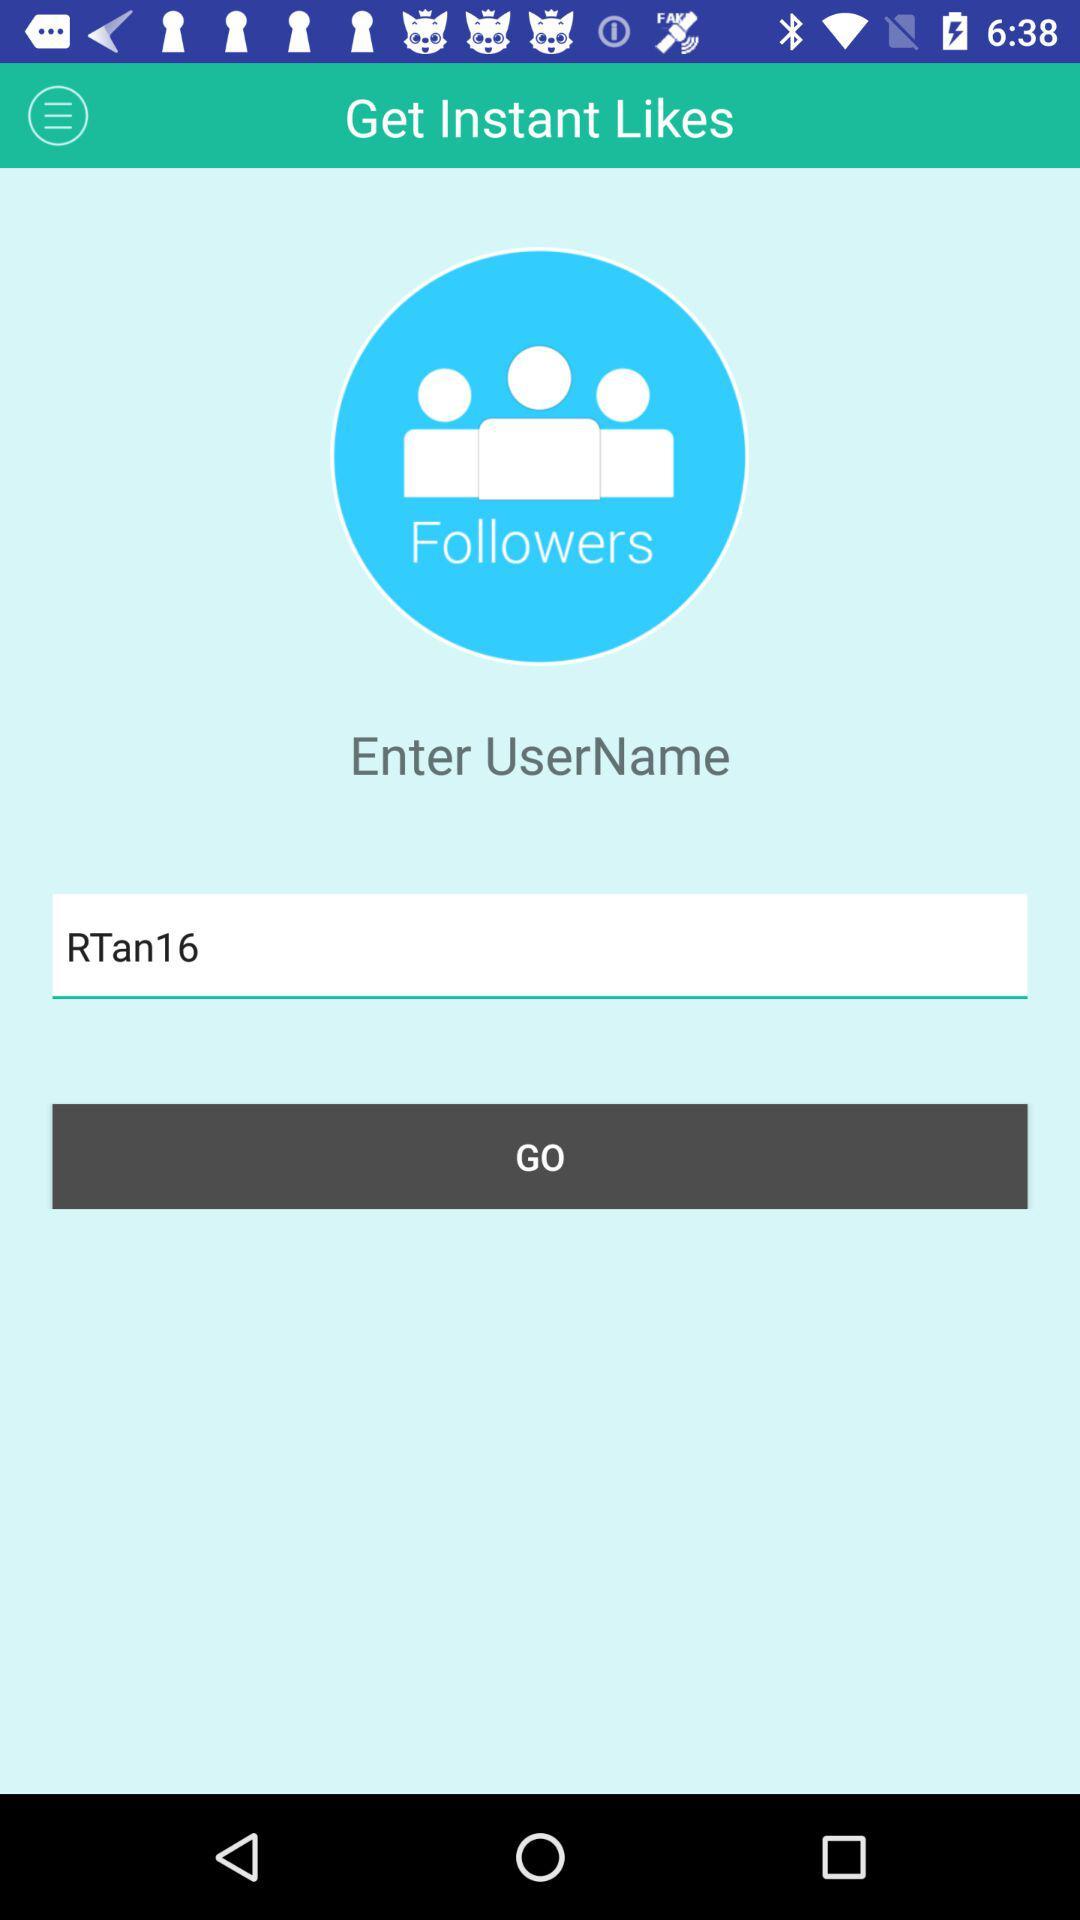  What do you see at coordinates (540, 945) in the screenshot?
I see `button above go item` at bounding box center [540, 945].